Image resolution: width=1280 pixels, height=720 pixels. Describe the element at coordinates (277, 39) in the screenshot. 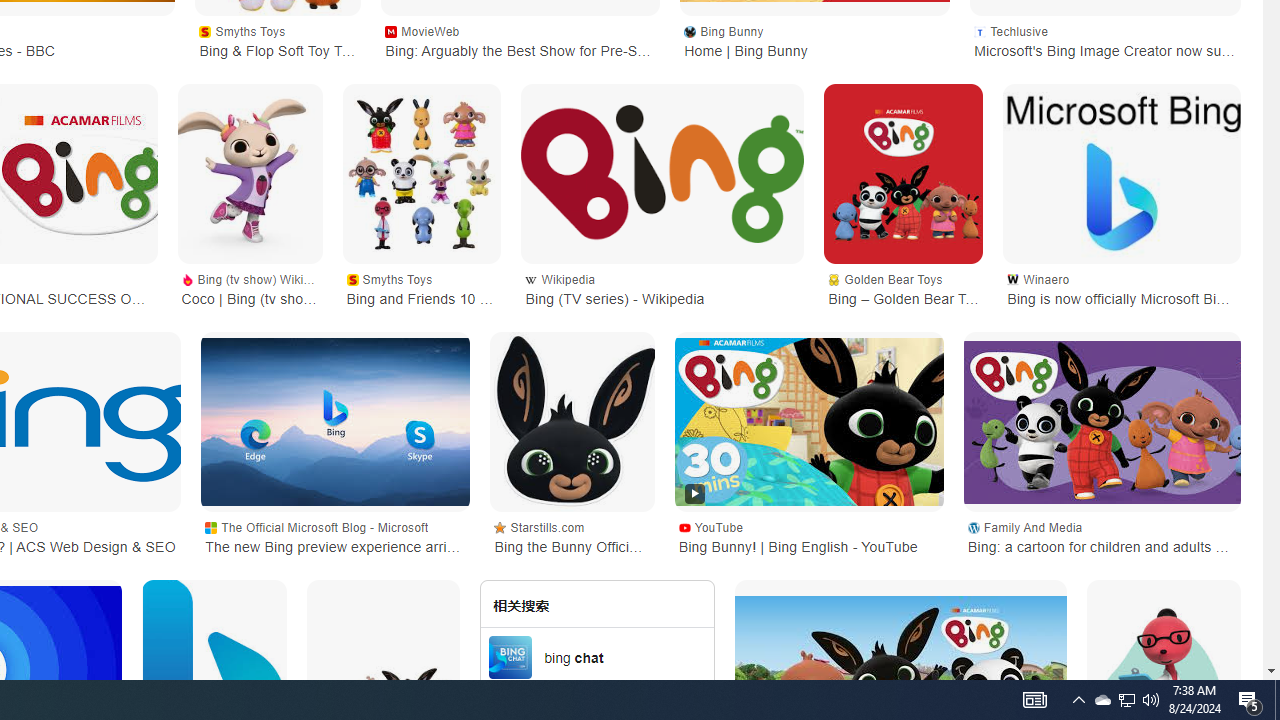

I see `'Smyths Toys Bing & Flop Soft Toy Twin Pack | Smyths Toys UK'` at that location.